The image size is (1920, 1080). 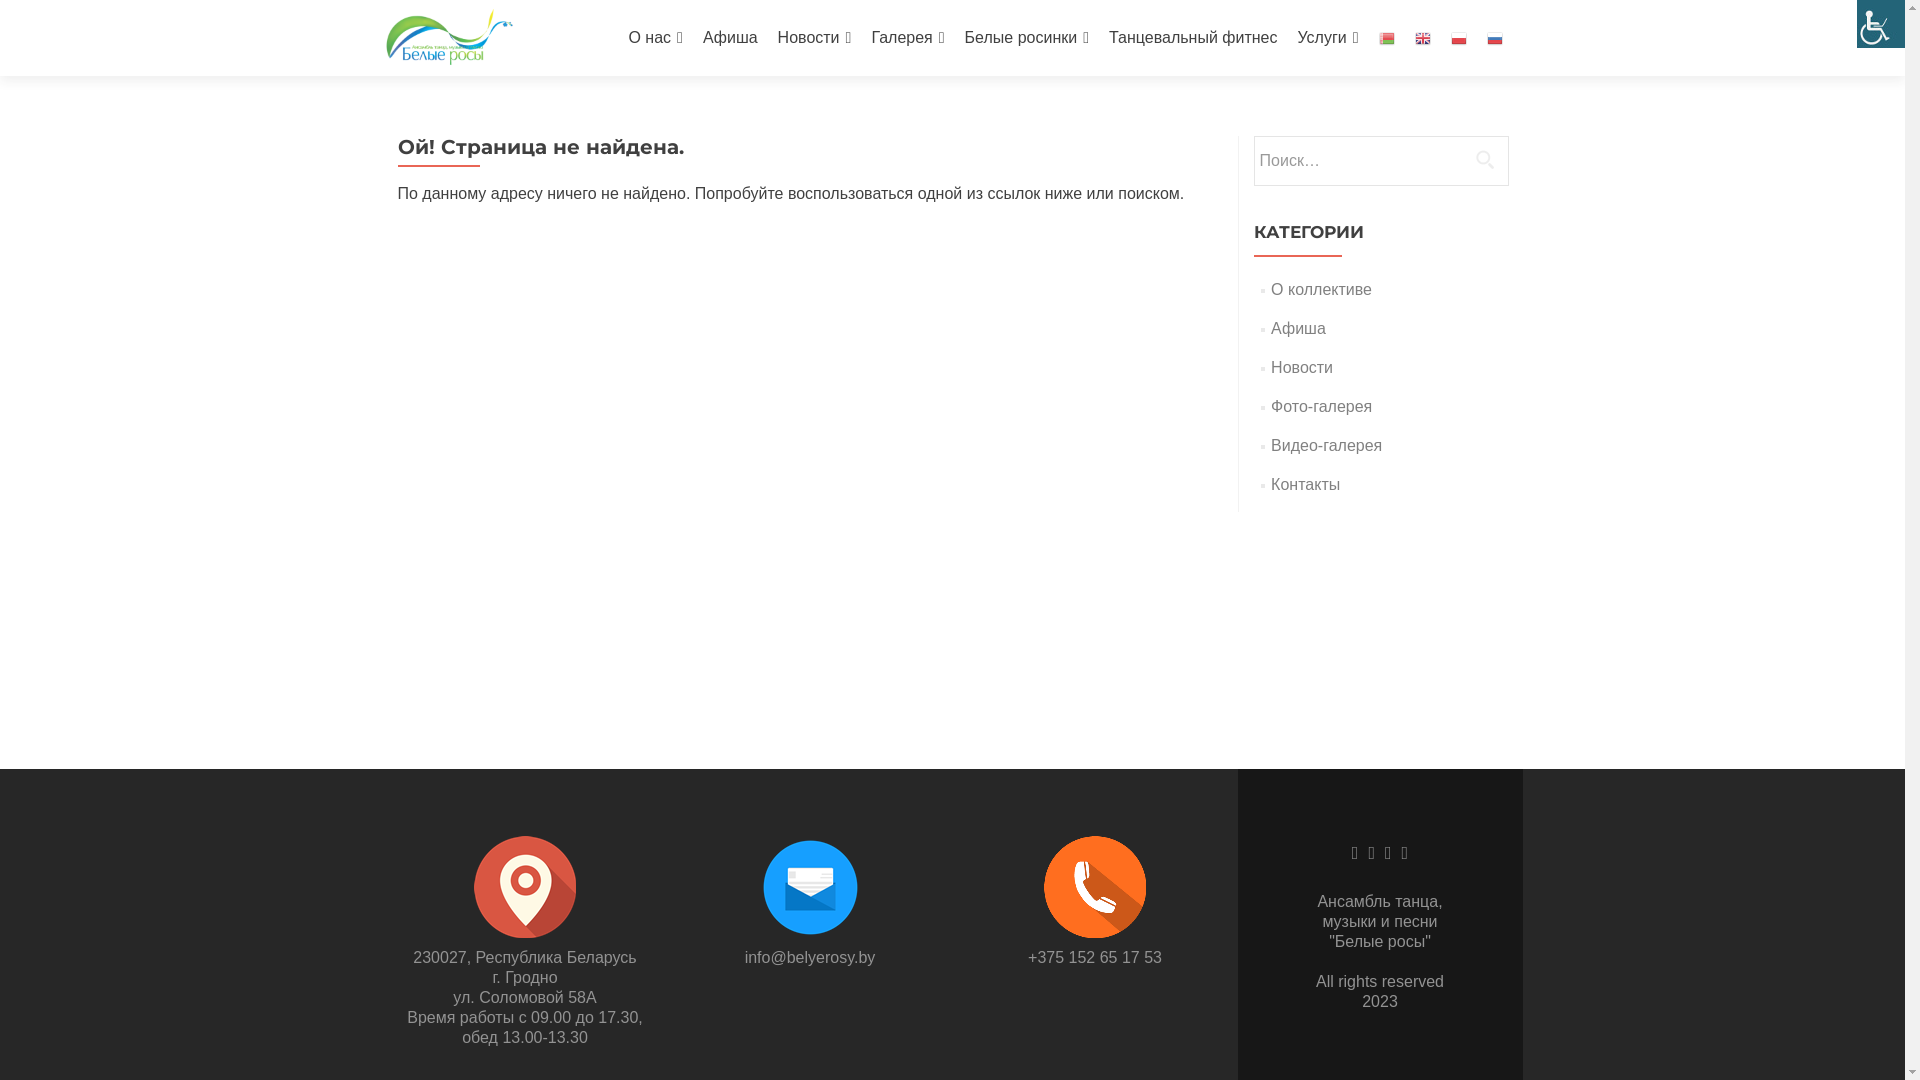 I want to click on 'English', so click(x=1420, y=37).